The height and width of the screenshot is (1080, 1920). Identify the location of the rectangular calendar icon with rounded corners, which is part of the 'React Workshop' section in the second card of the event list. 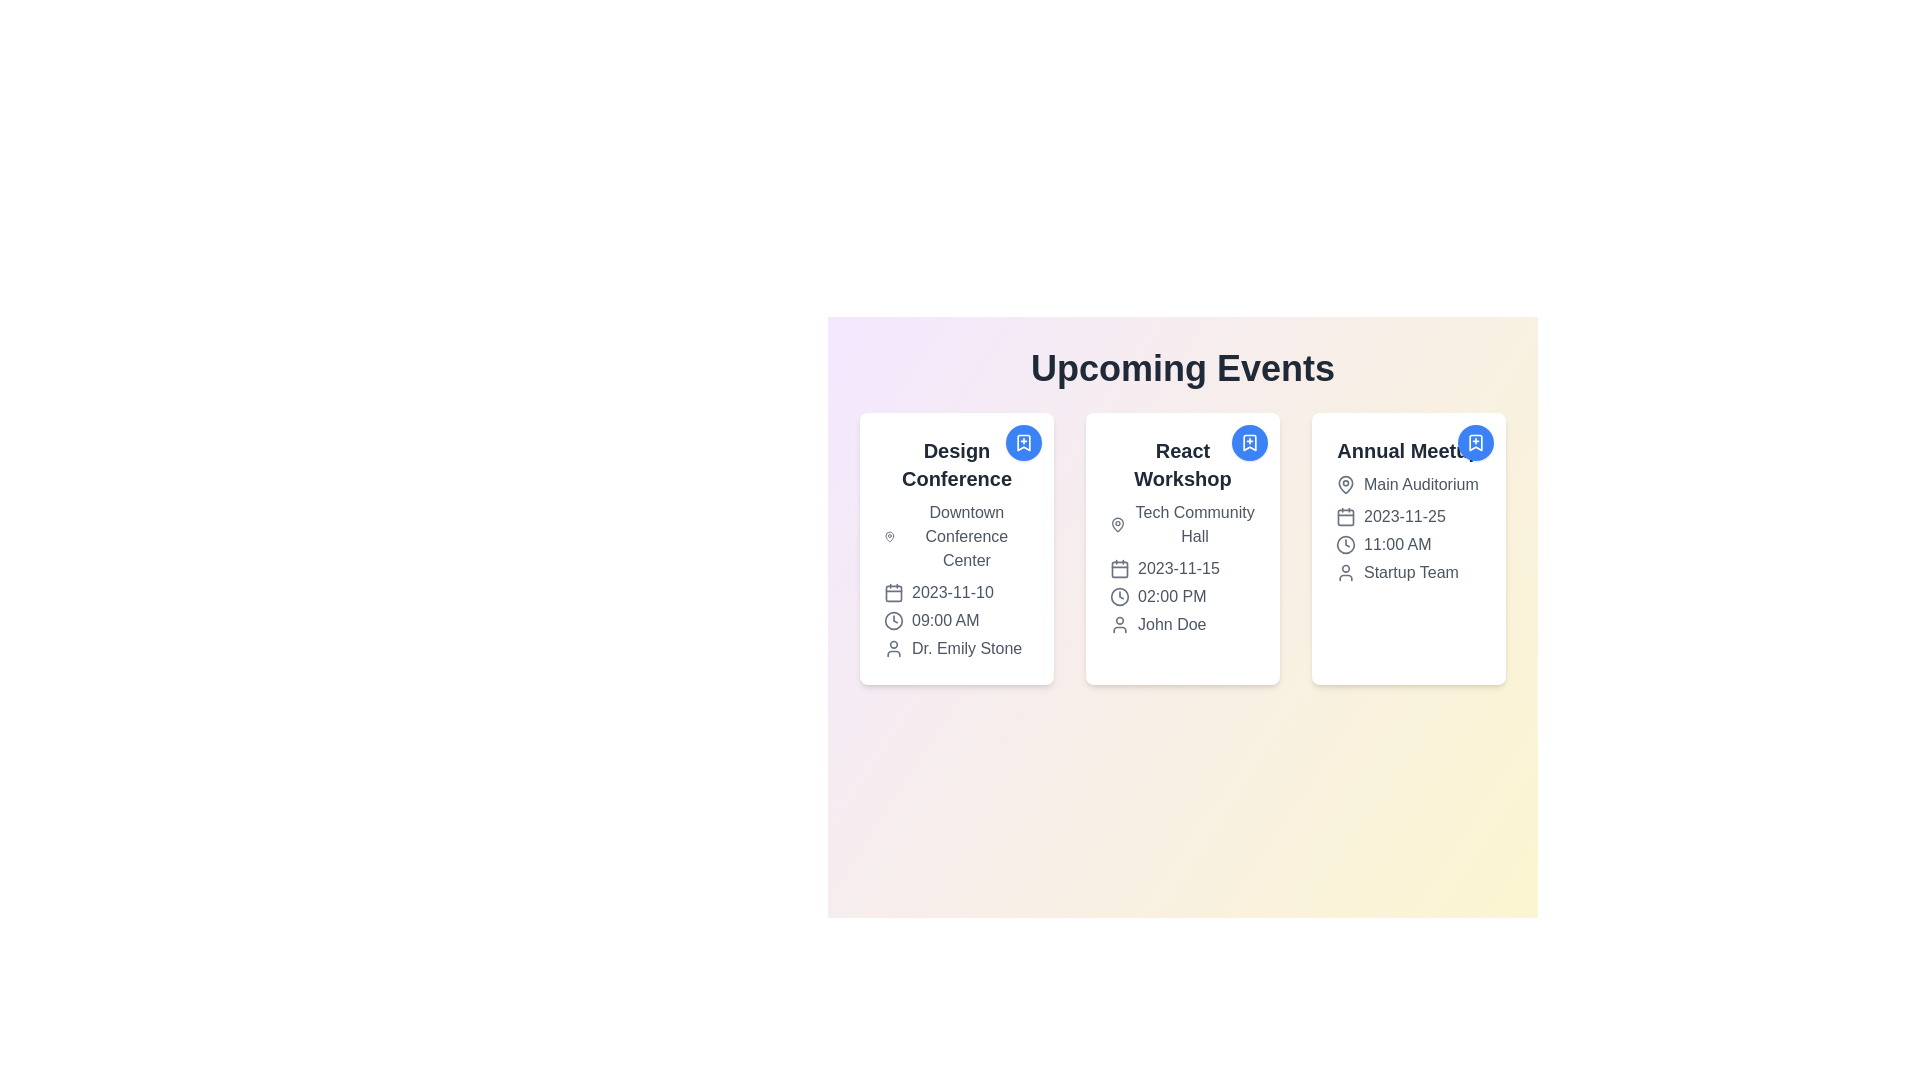
(1118, 569).